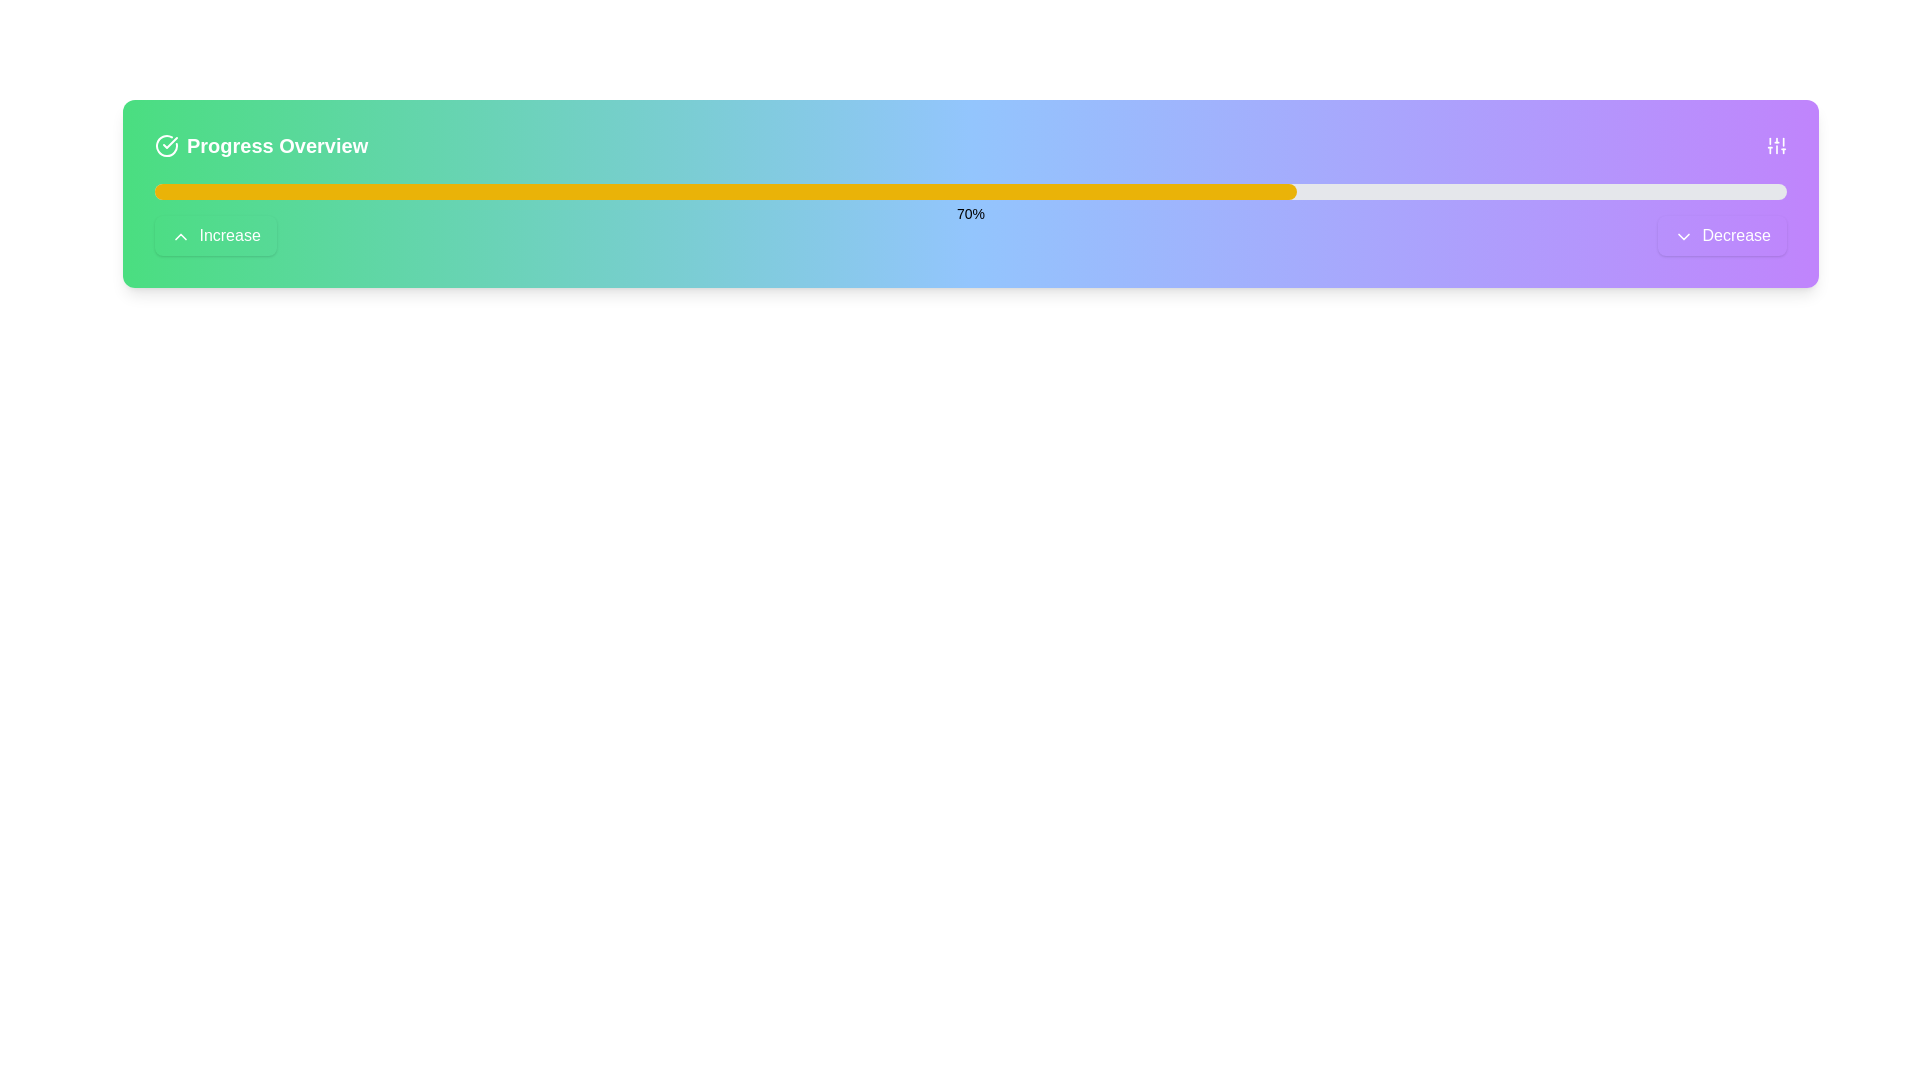 This screenshot has width=1920, height=1080. Describe the element at coordinates (970, 213) in the screenshot. I see `the Text Label that displays the current progress percentage, positioned directly below the horizontal progress bar` at that location.